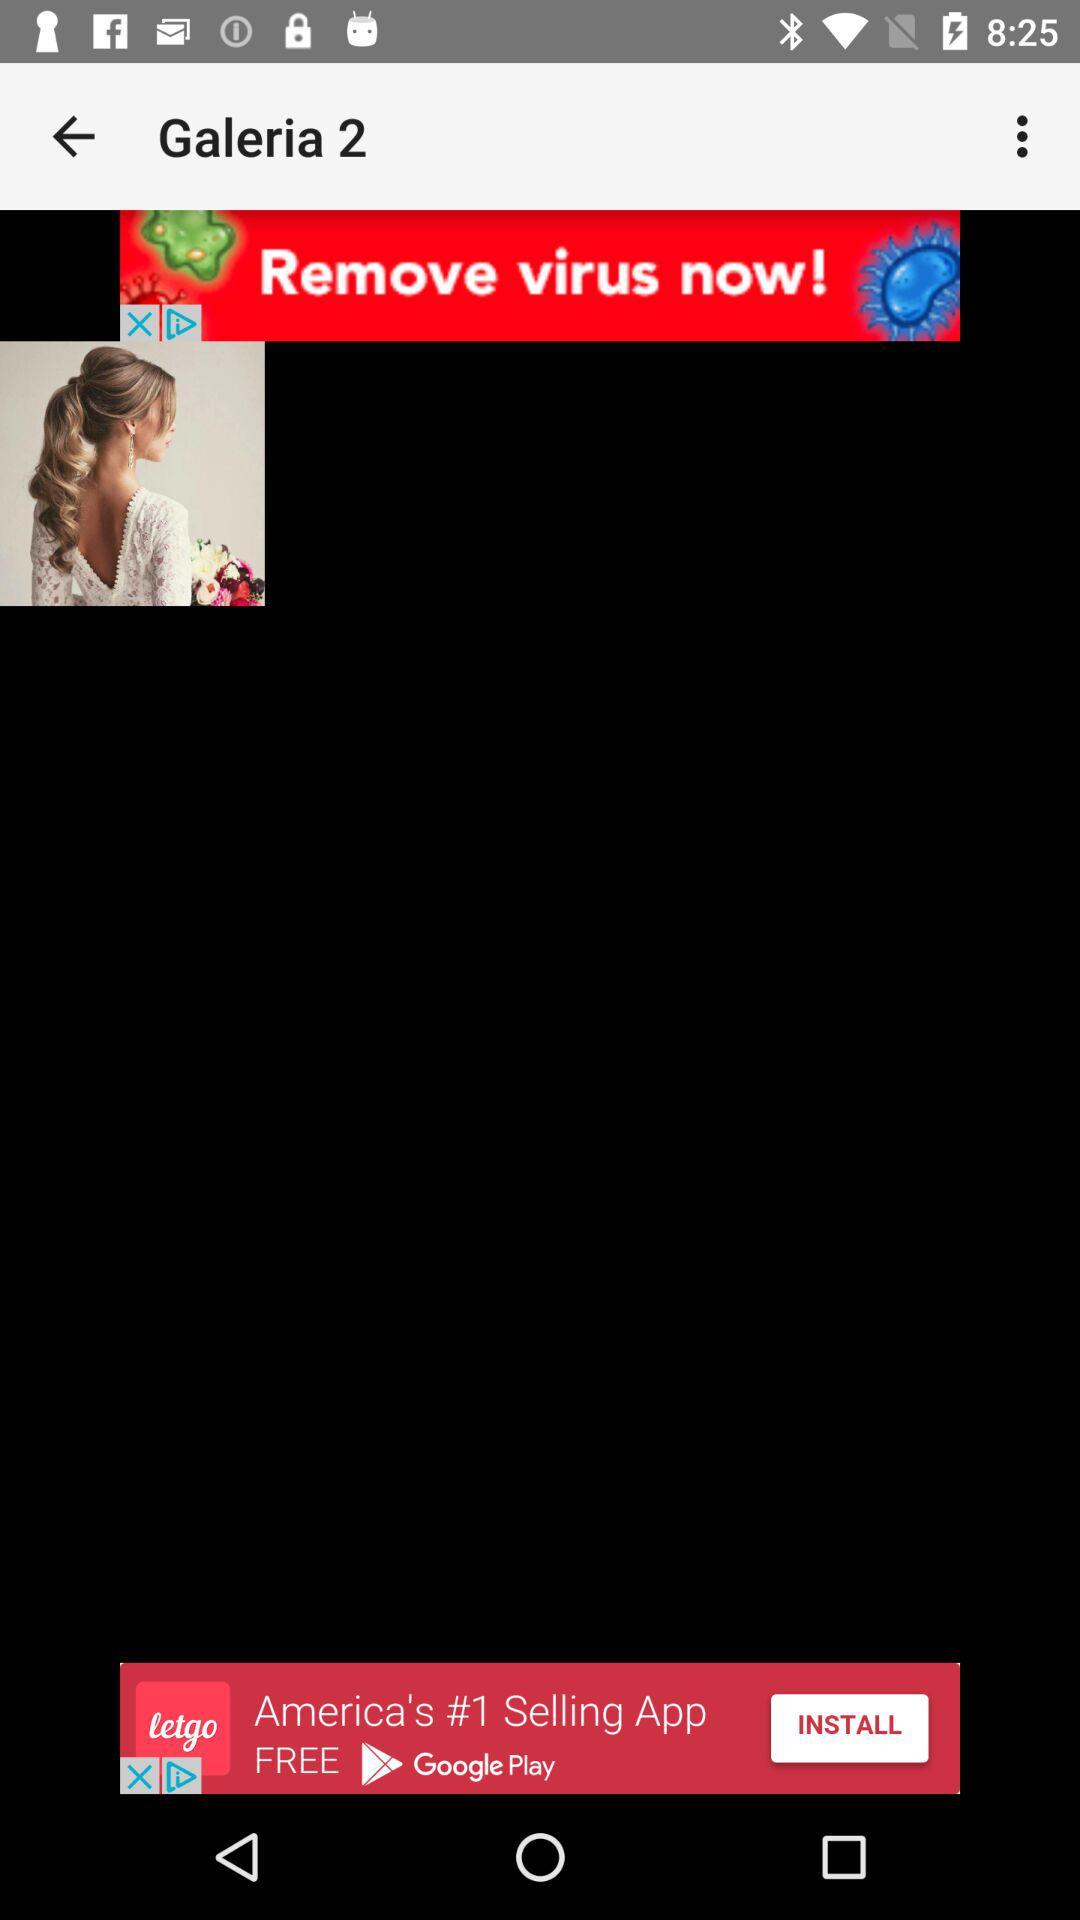  Describe the element at coordinates (540, 274) in the screenshot. I see `advertisement link` at that location.